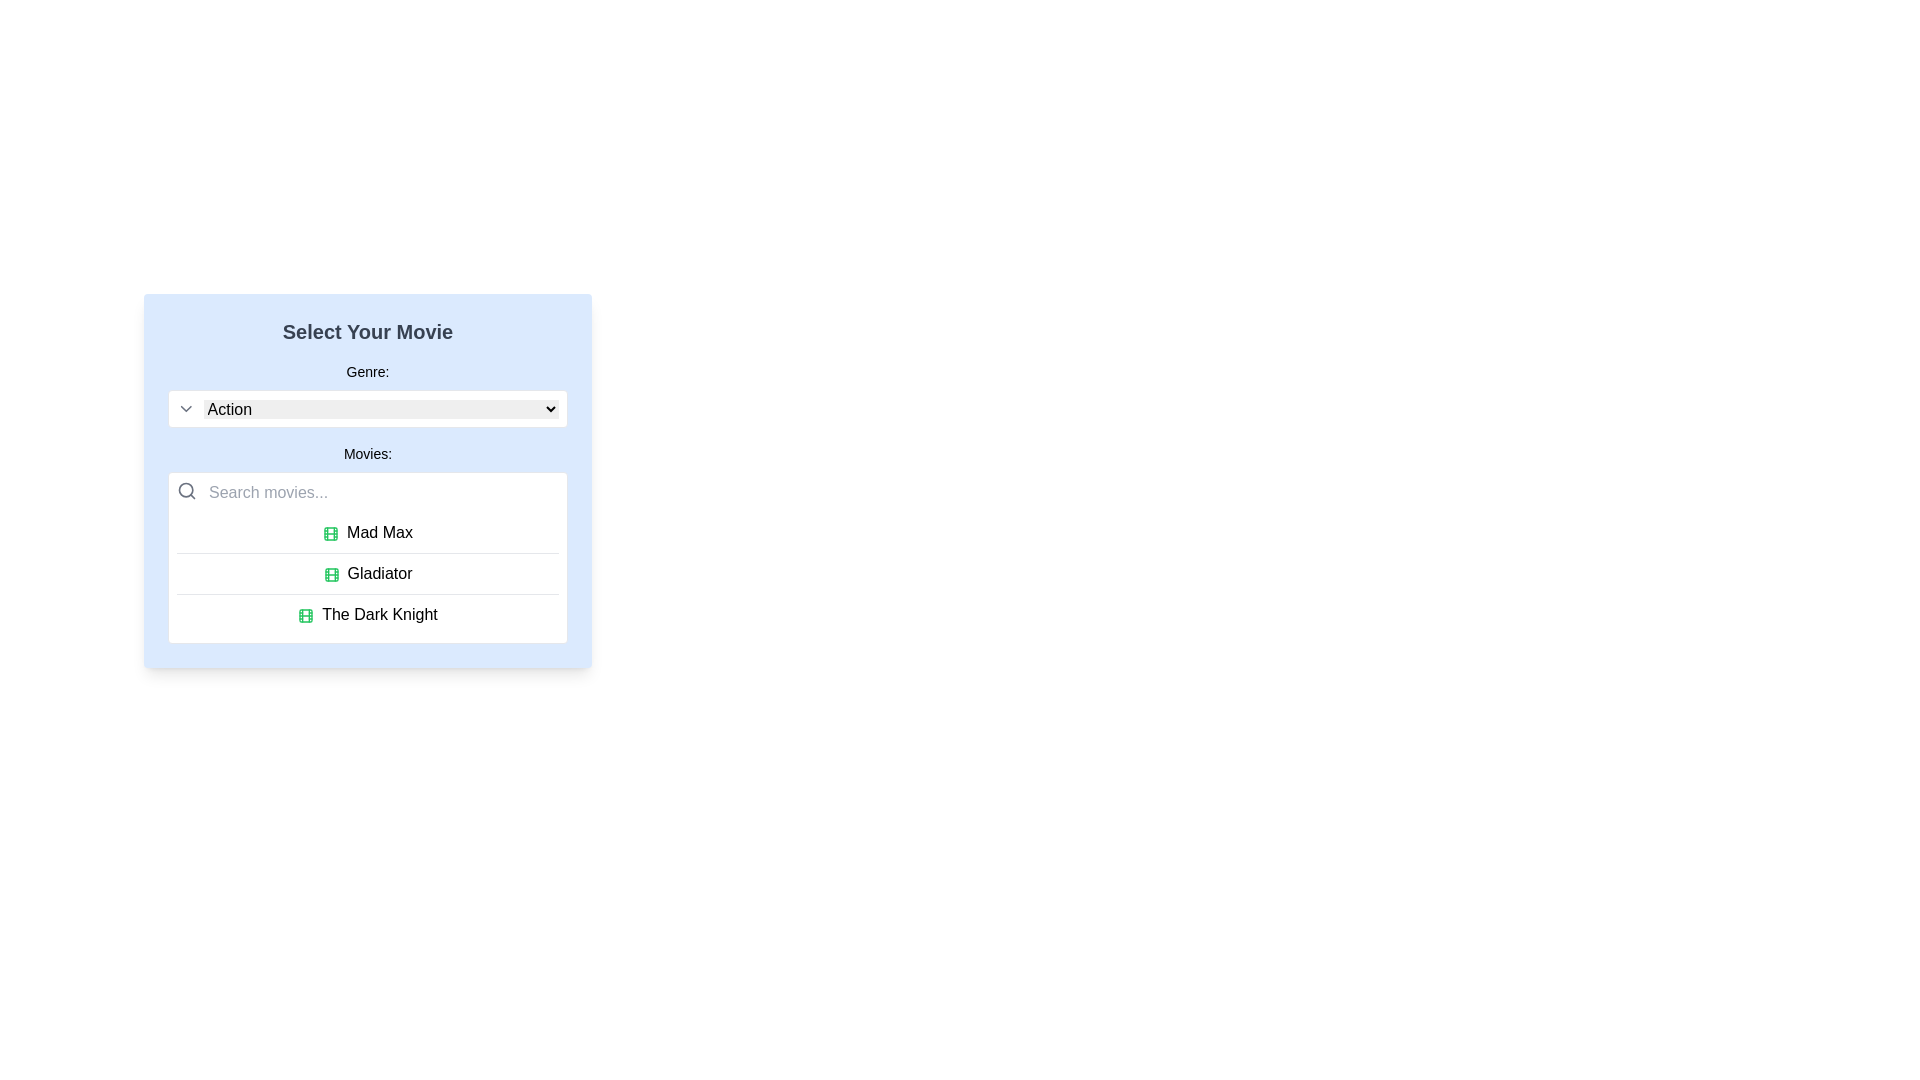 The width and height of the screenshot is (1920, 1080). Describe the element at coordinates (331, 574) in the screenshot. I see `the film icon representing the movie 'Gladiator' located adjacent to the text 'Gladiator' in the second row of the 'Movies' list` at that location.